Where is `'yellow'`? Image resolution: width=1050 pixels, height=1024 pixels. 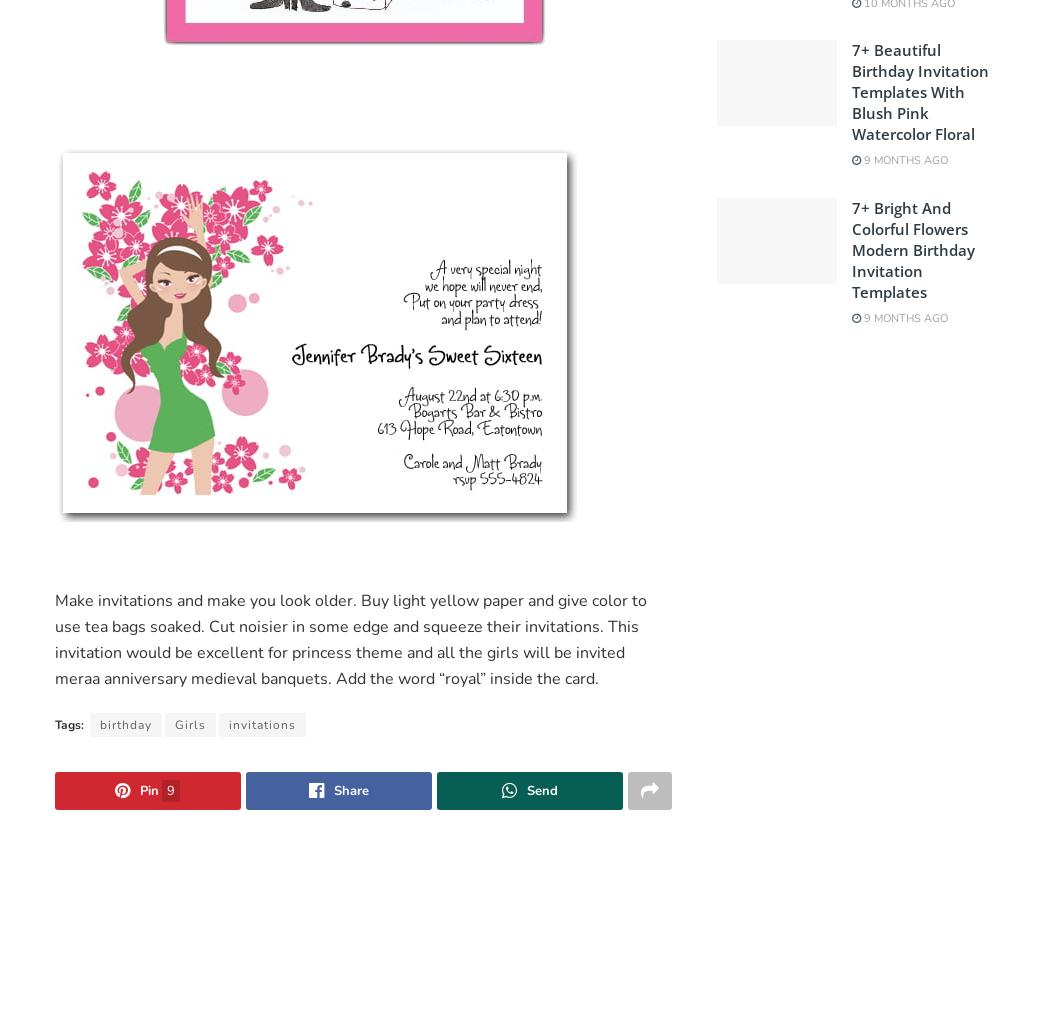 'yellow' is located at coordinates (454, 599).